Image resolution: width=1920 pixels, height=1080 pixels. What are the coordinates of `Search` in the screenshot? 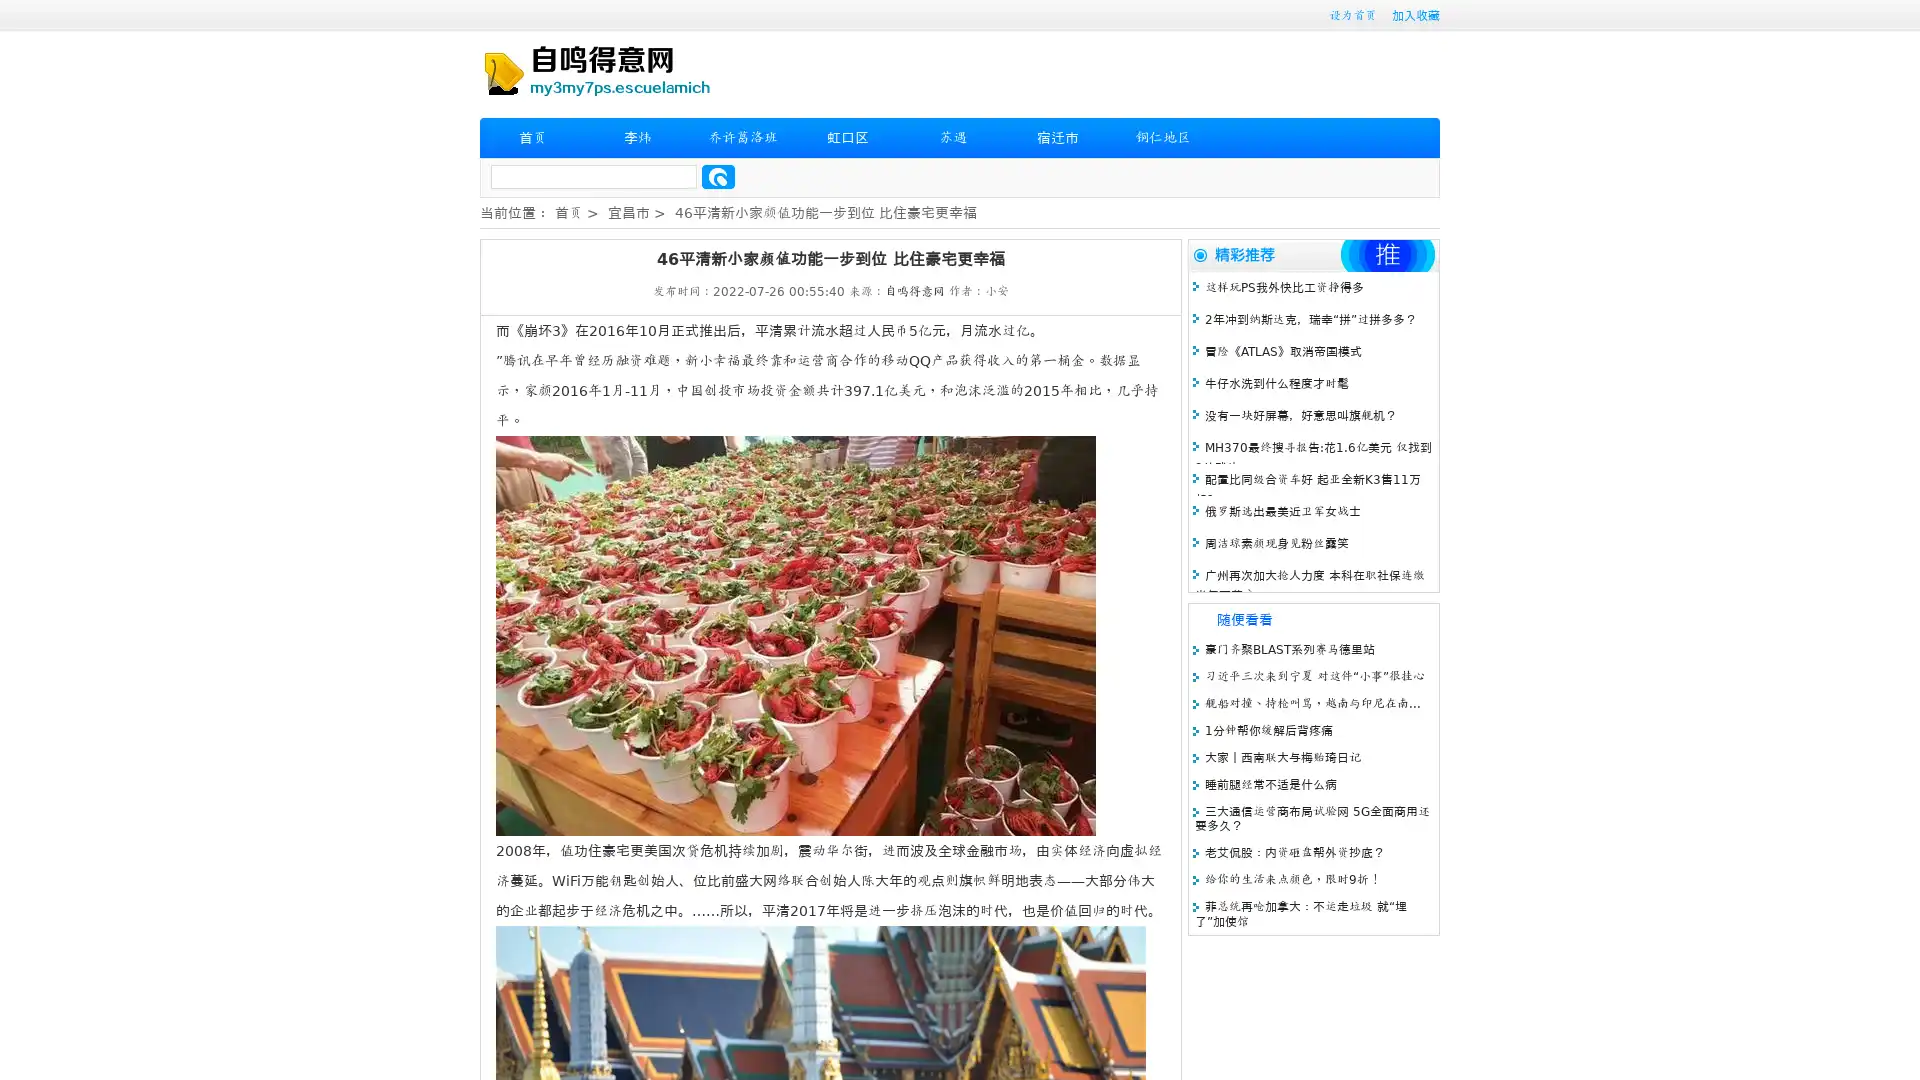 It's located at (718, 176).